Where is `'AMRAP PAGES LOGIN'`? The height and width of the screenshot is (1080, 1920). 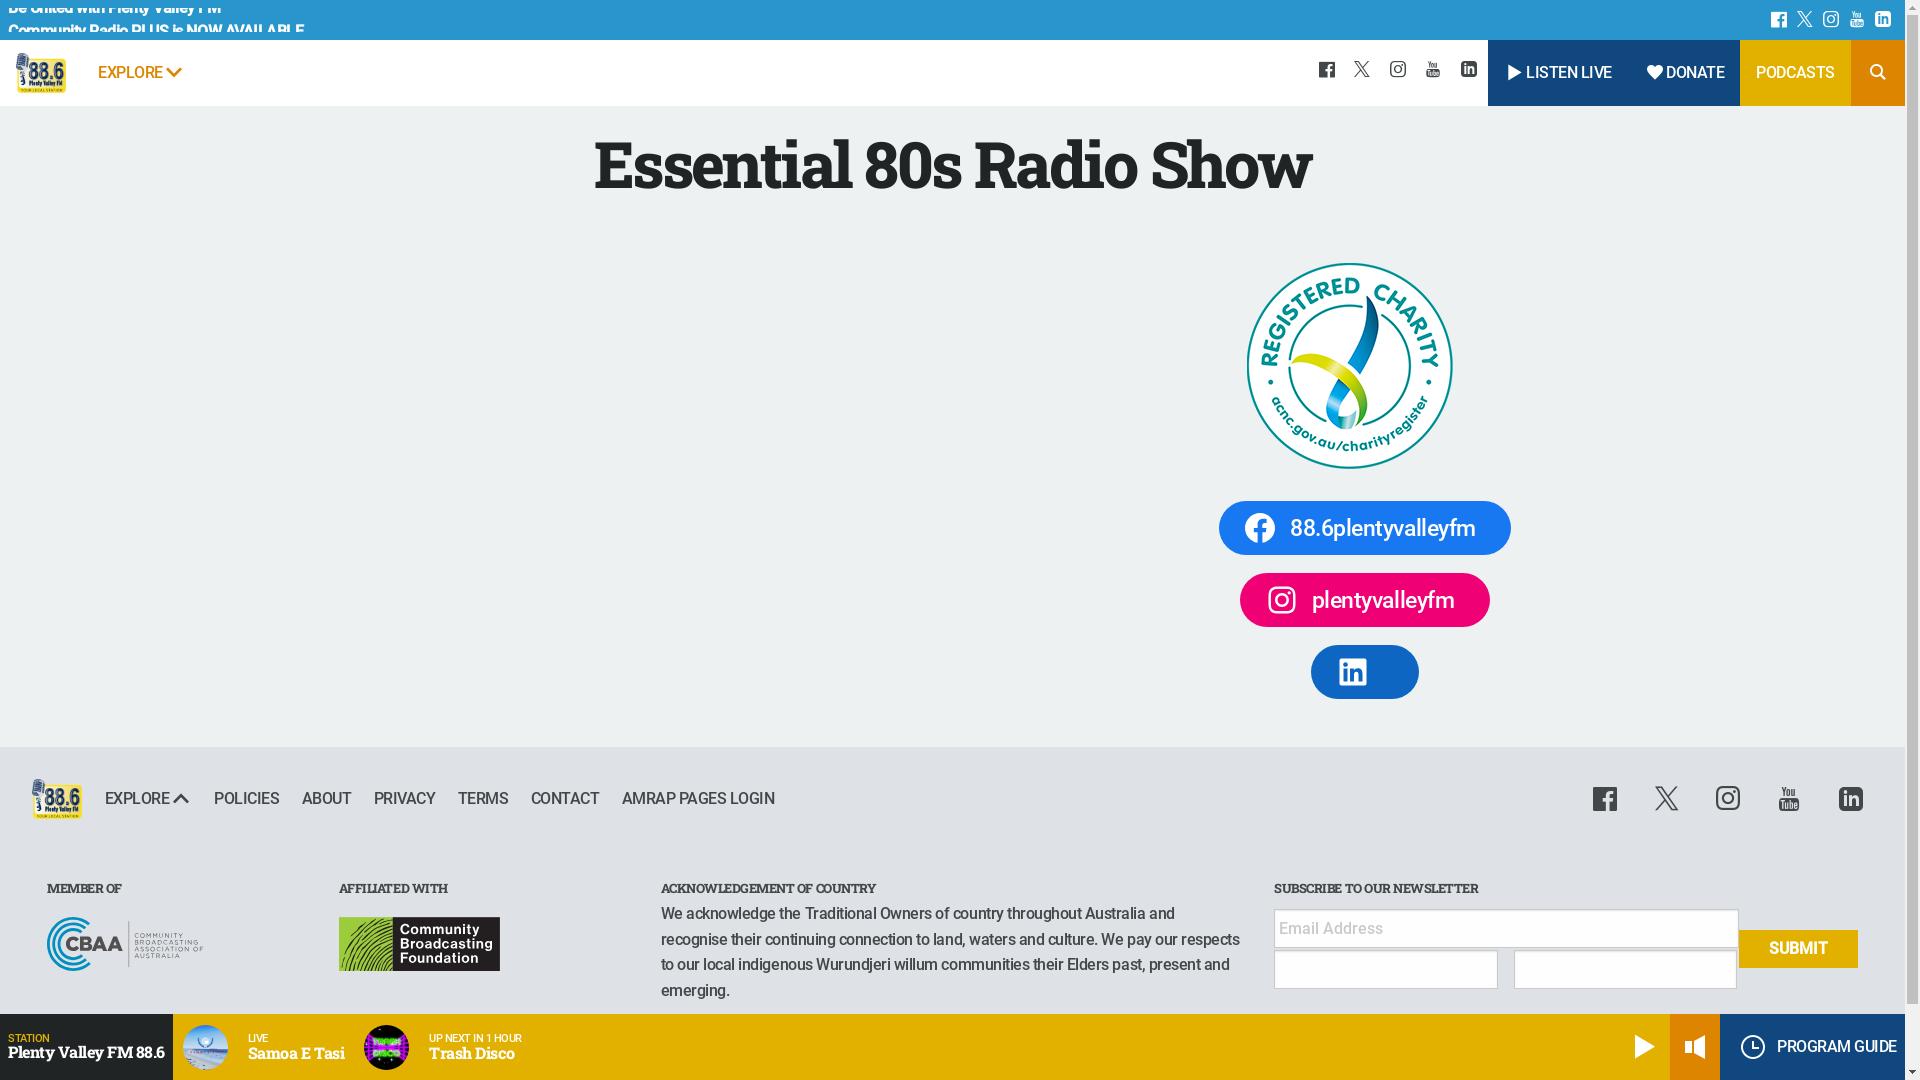
'AMRAP PAGES LOGIN' is located at coordinates (691, 797).